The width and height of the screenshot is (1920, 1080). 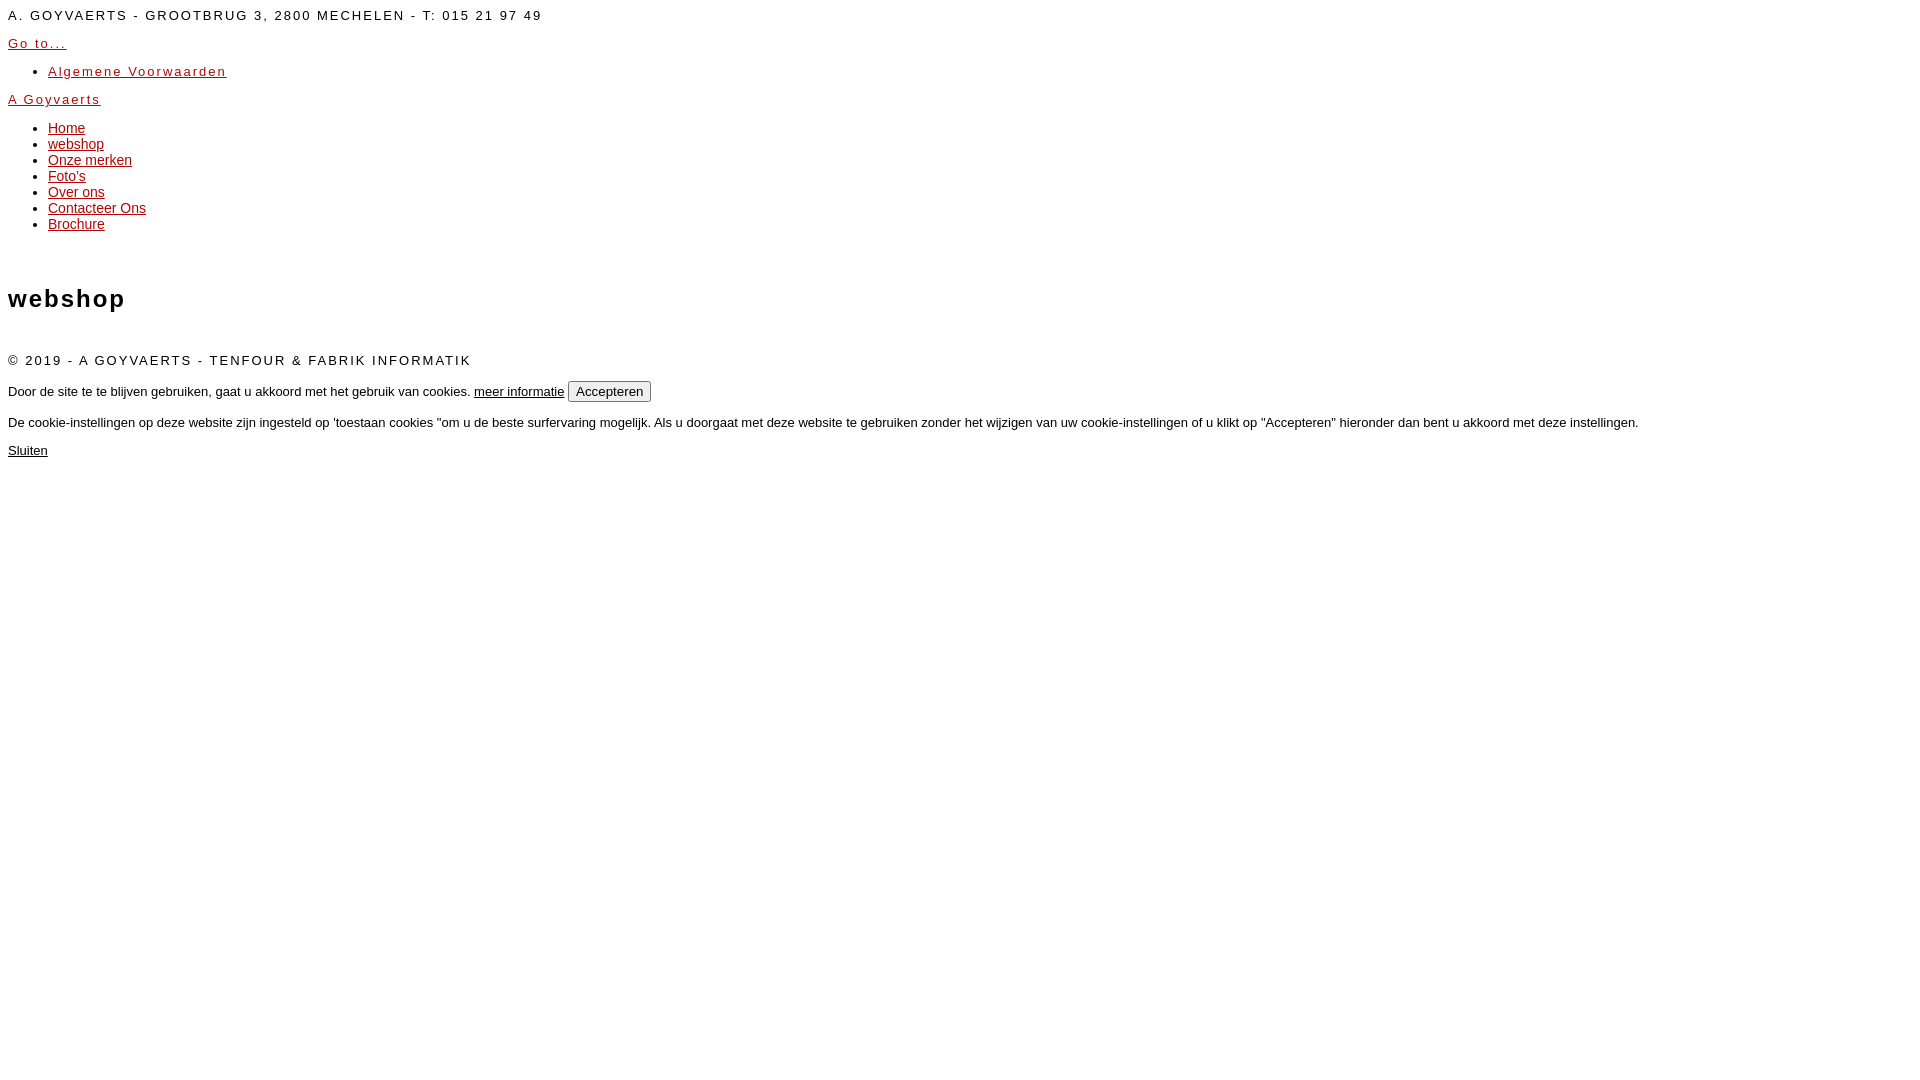 I want to click on 'Brochure', so click(x=76, y=223).